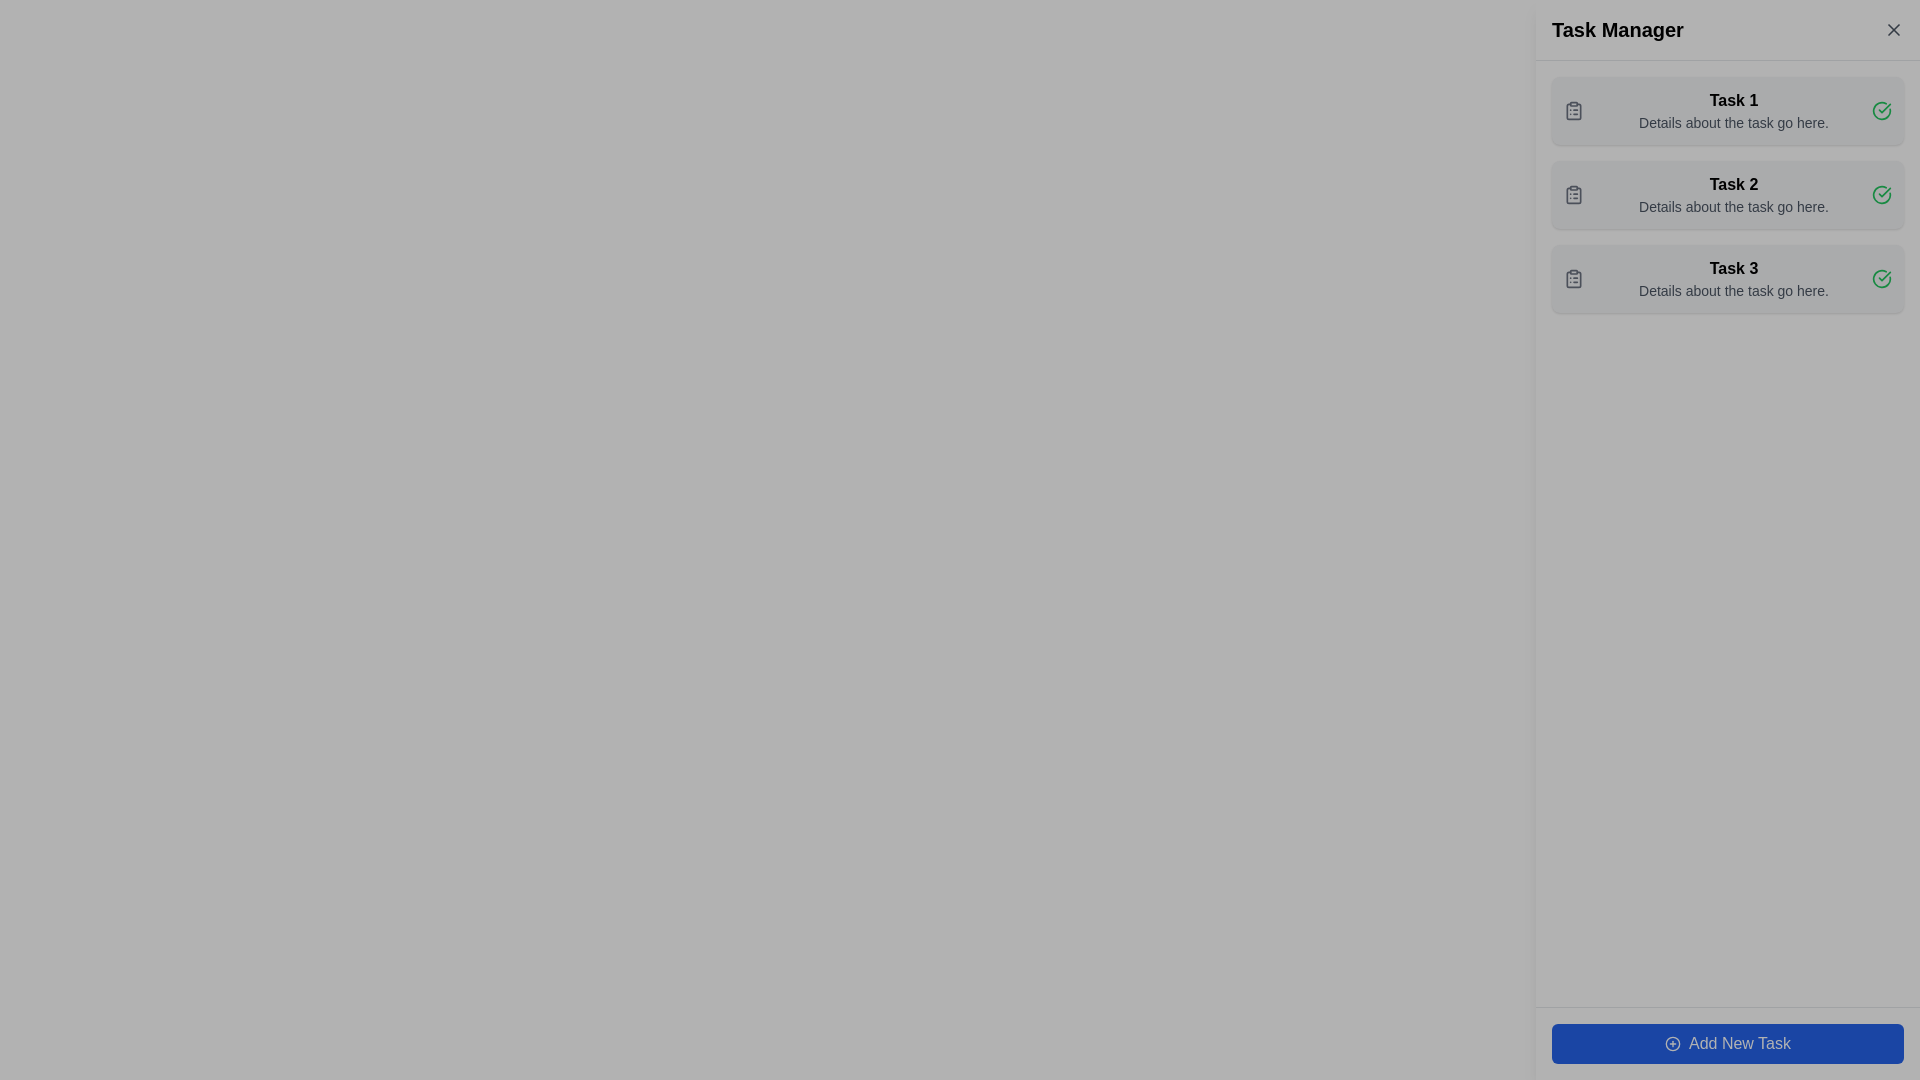  I want to click on the third task entry in the task manager interface that displays the title and description of a task, located below 'Task 2', so click(1732, 278).